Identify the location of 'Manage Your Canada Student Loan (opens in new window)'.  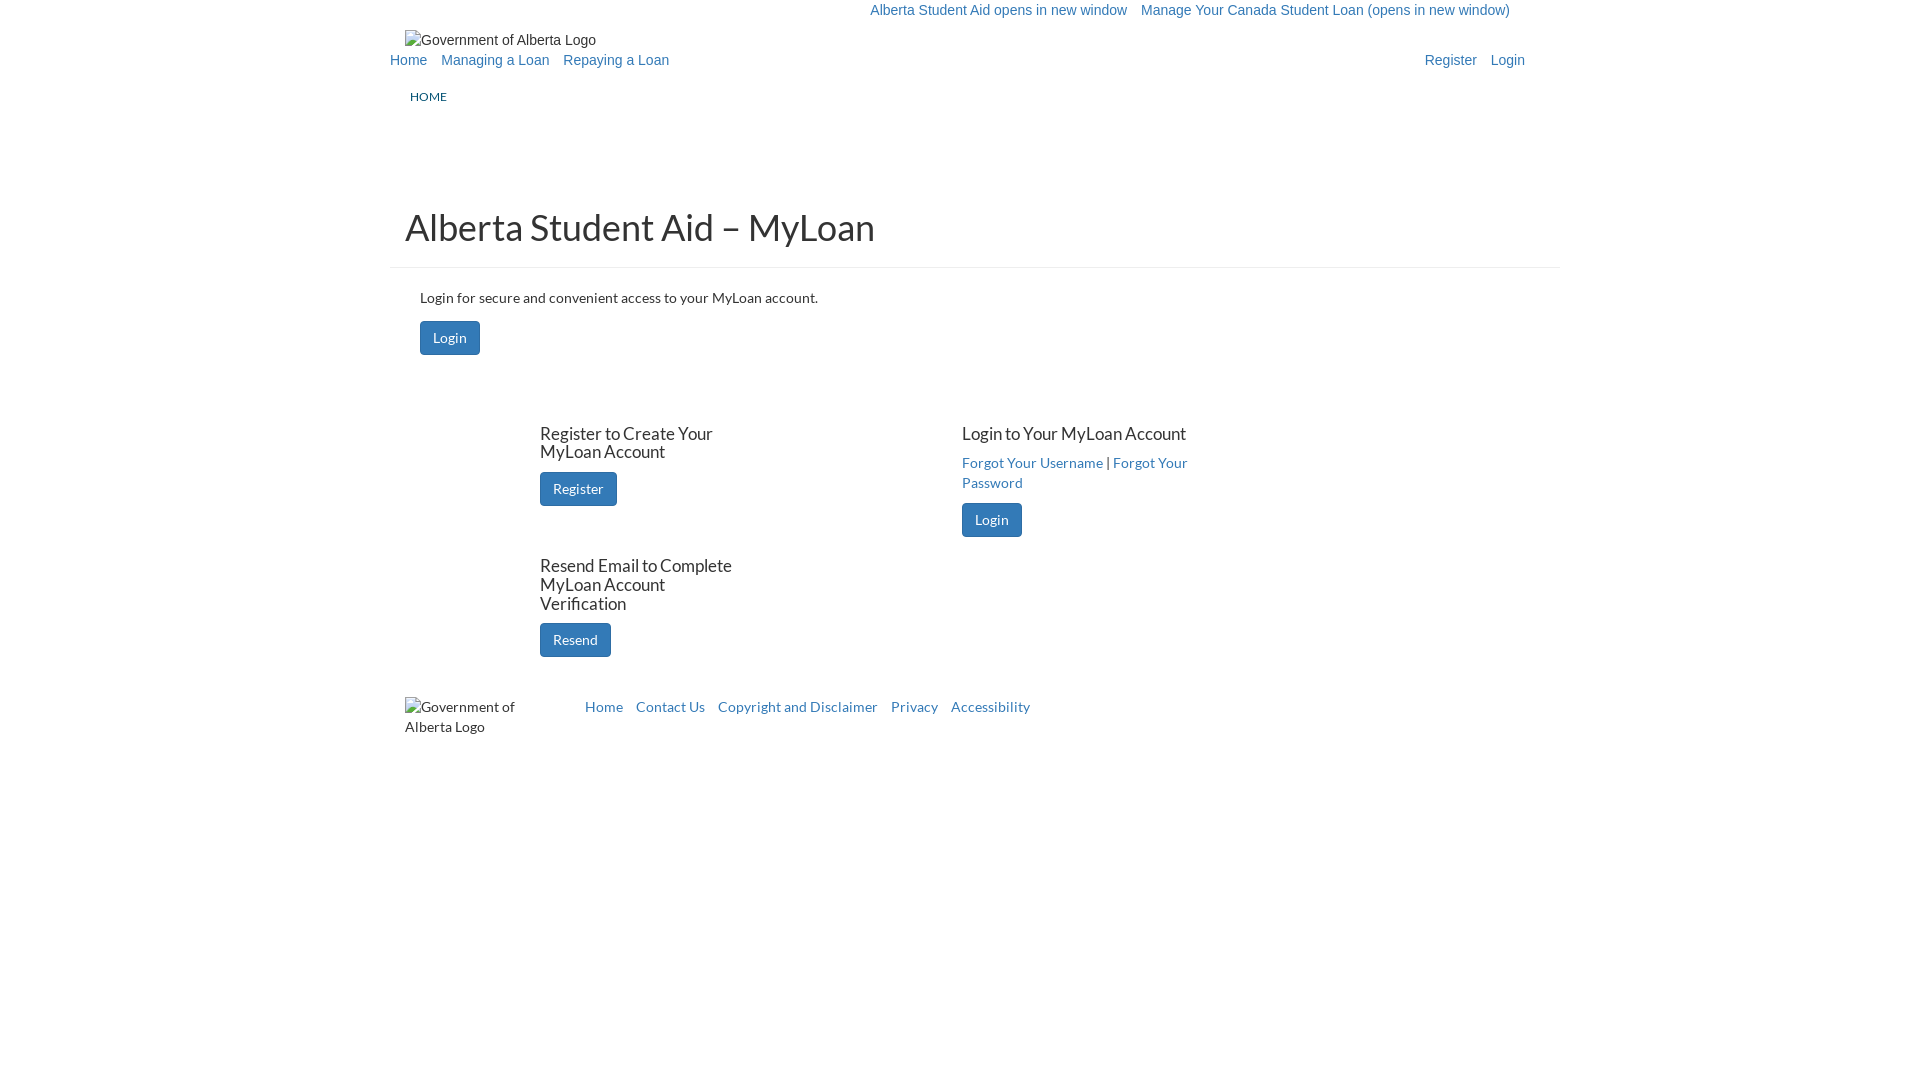
(1325, 10).